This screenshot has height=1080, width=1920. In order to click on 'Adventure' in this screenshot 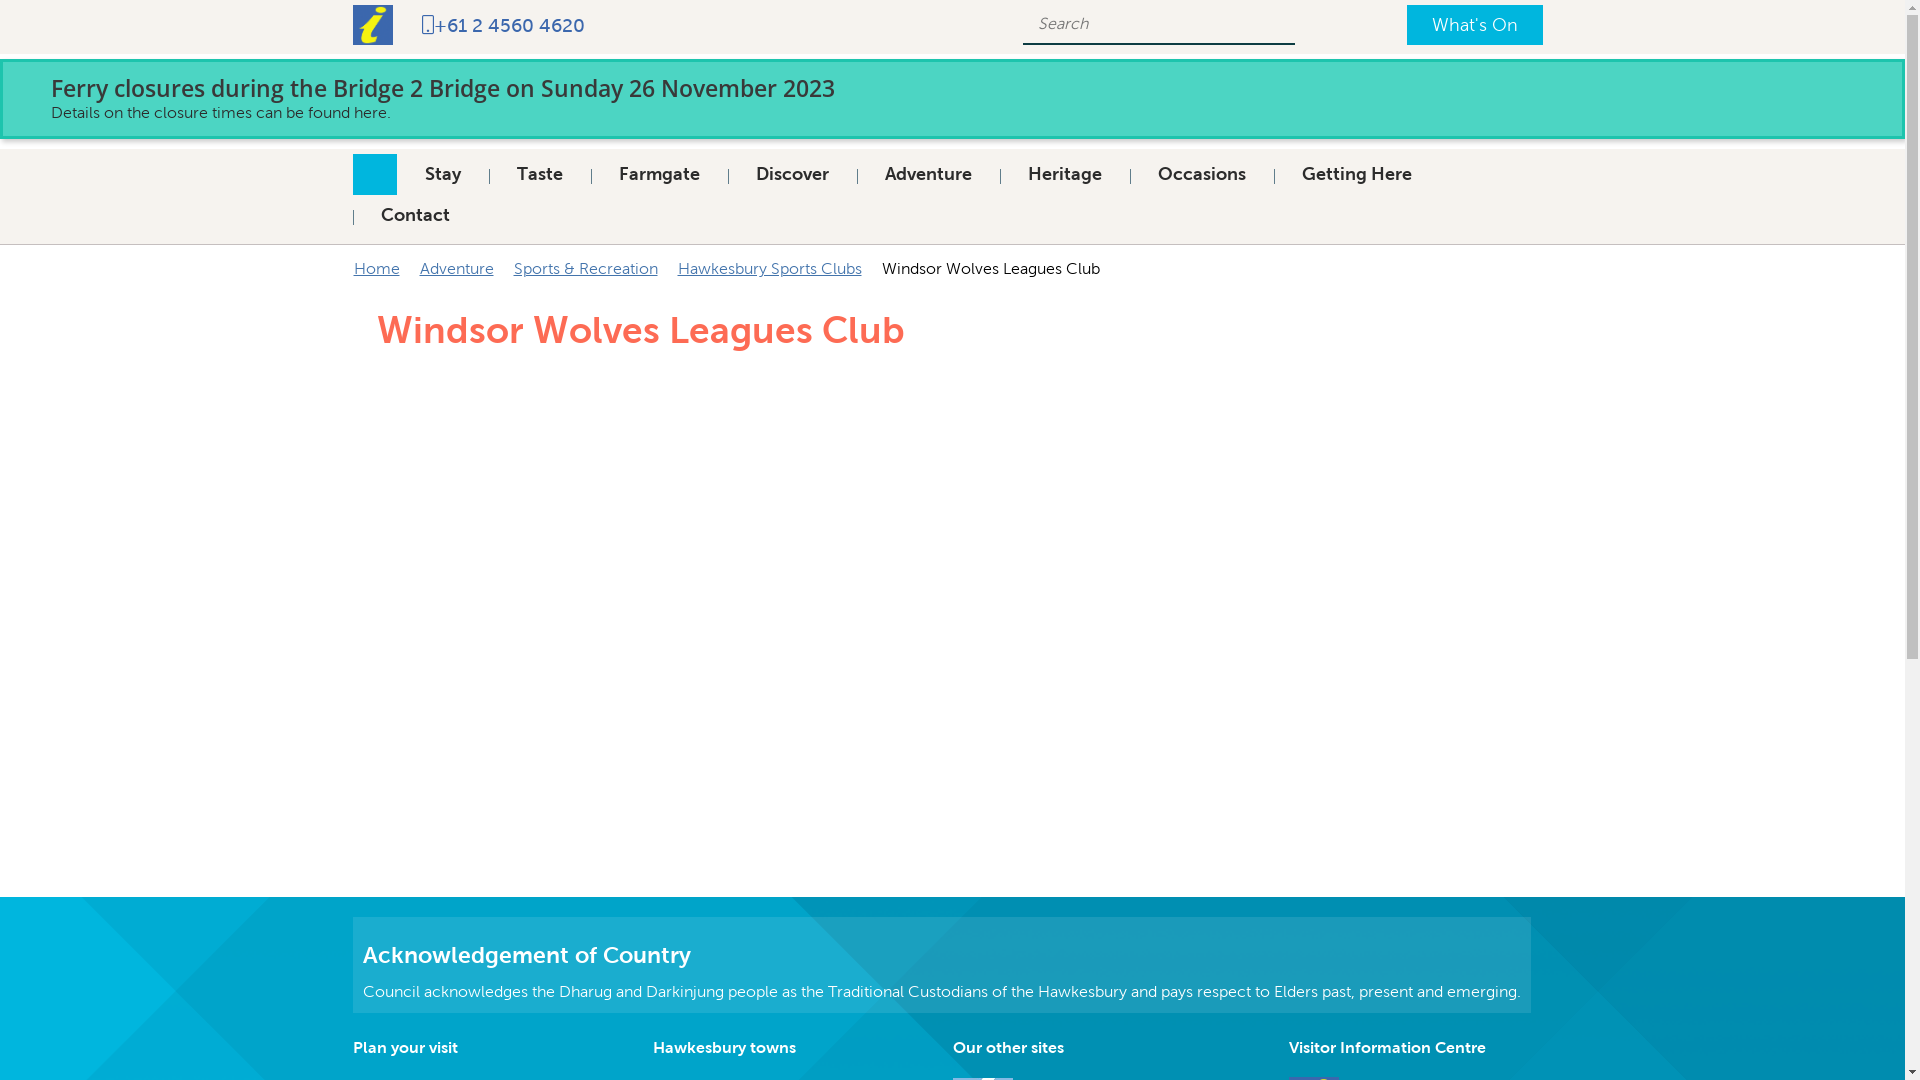, I will do `click(419, 267)`.